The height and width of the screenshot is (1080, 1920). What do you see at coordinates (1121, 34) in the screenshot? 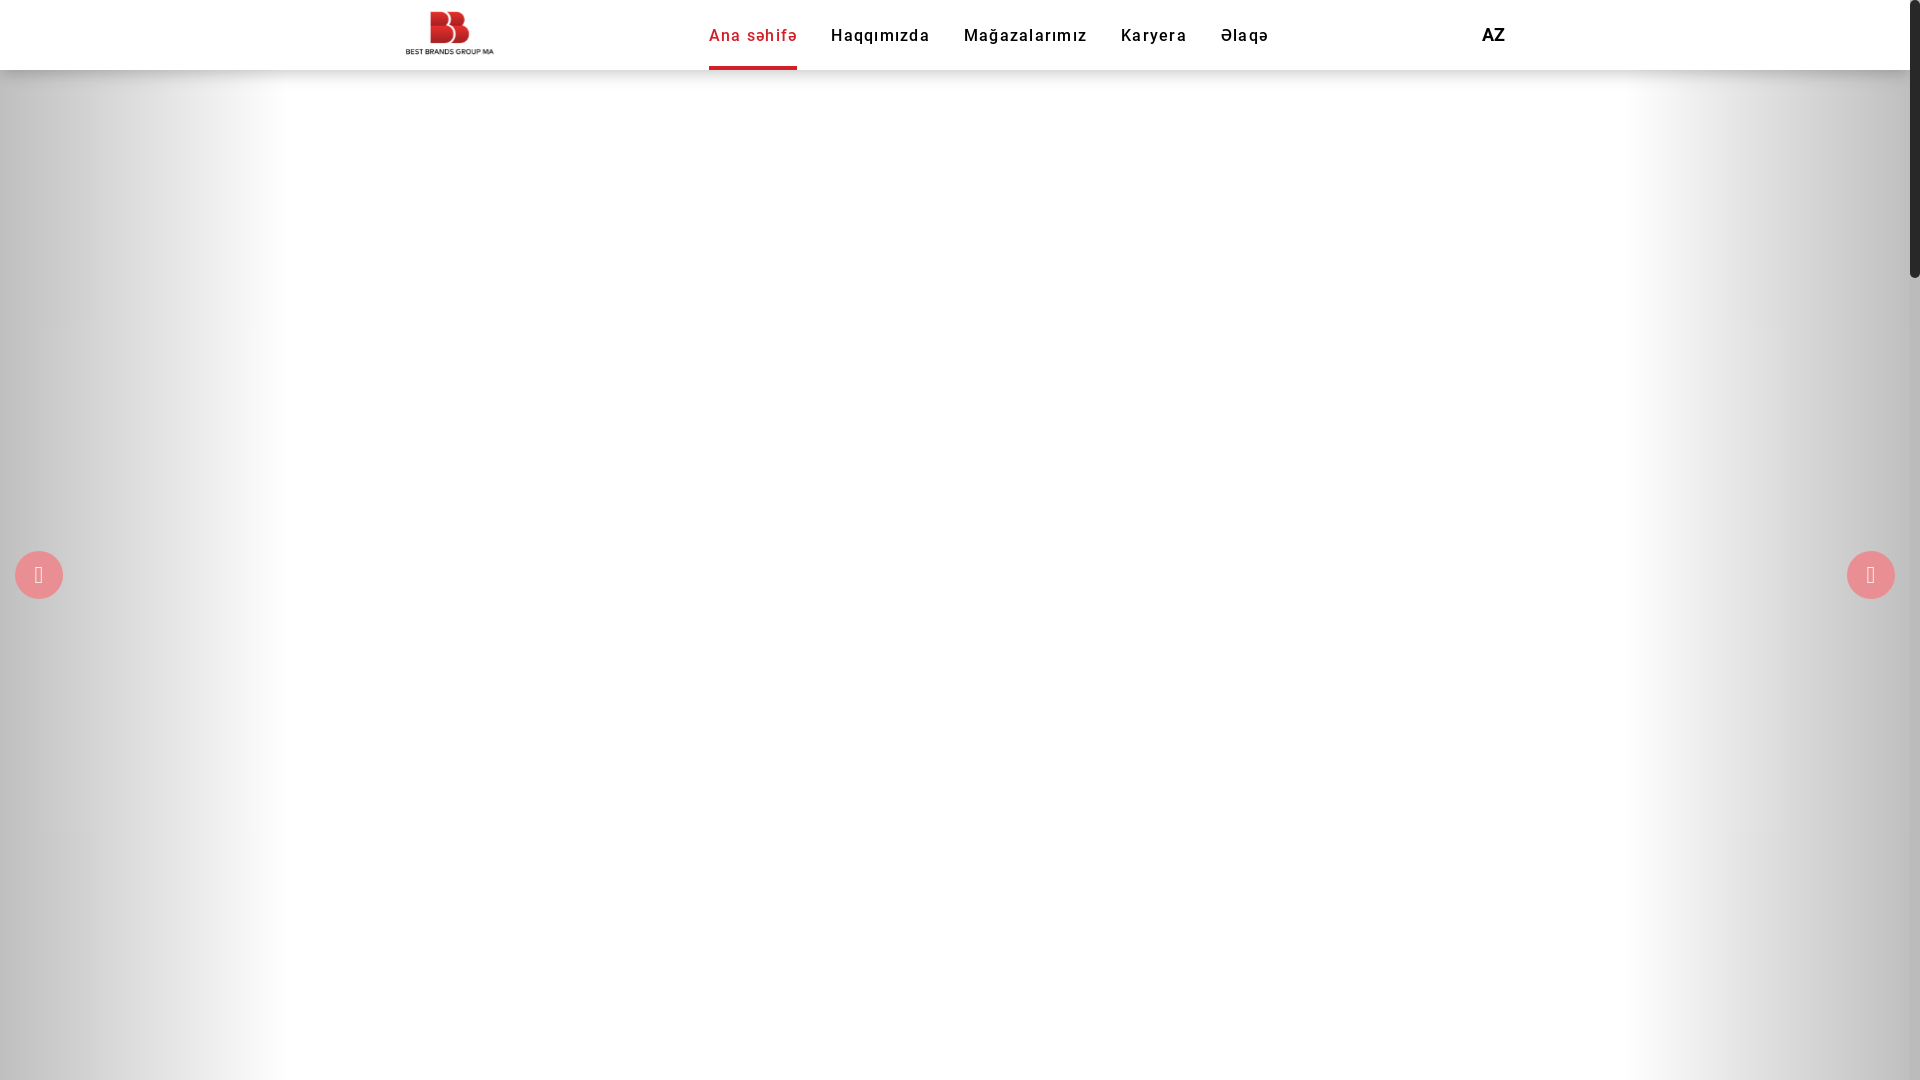
I see `'Karyera'` at bounding box center [1121, 34].